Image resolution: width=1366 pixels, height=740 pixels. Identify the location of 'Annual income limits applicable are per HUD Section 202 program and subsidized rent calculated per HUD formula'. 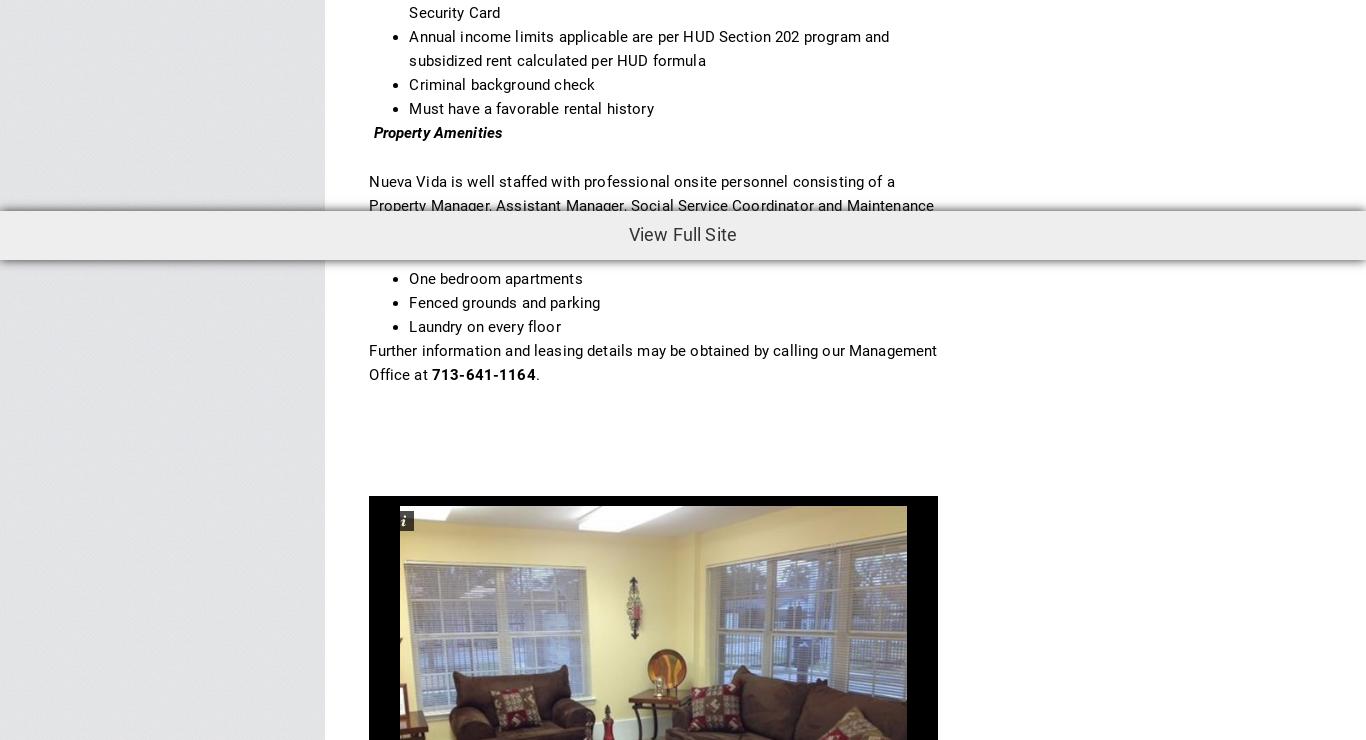
(647, 48).